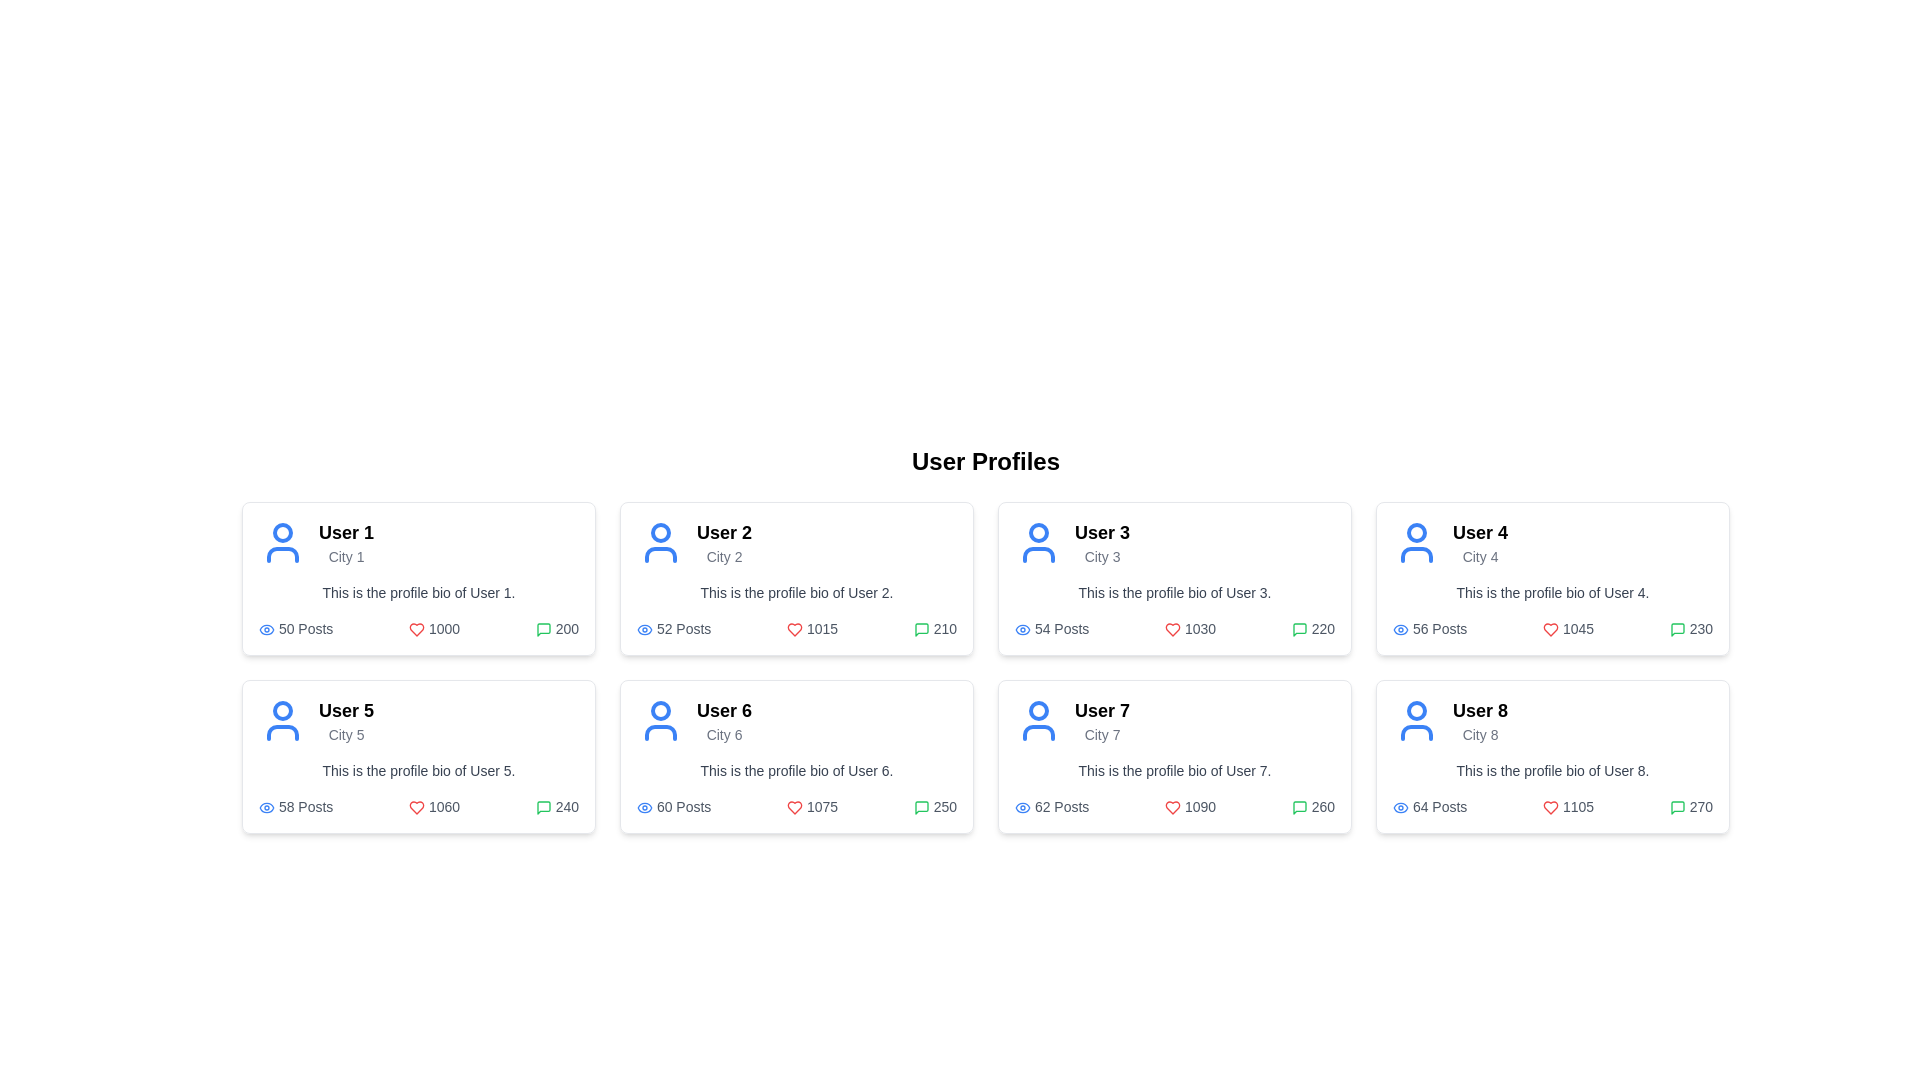 Image resolution: width=1920 pixels, height=1080 pixels. Describe the element at coordinates (1038, 721) in the screenshot. I see `the user profile icon located in the profile card labeled 'User 7' and 'City 7', which is positioned in the bottom row, second from the left` at that location.